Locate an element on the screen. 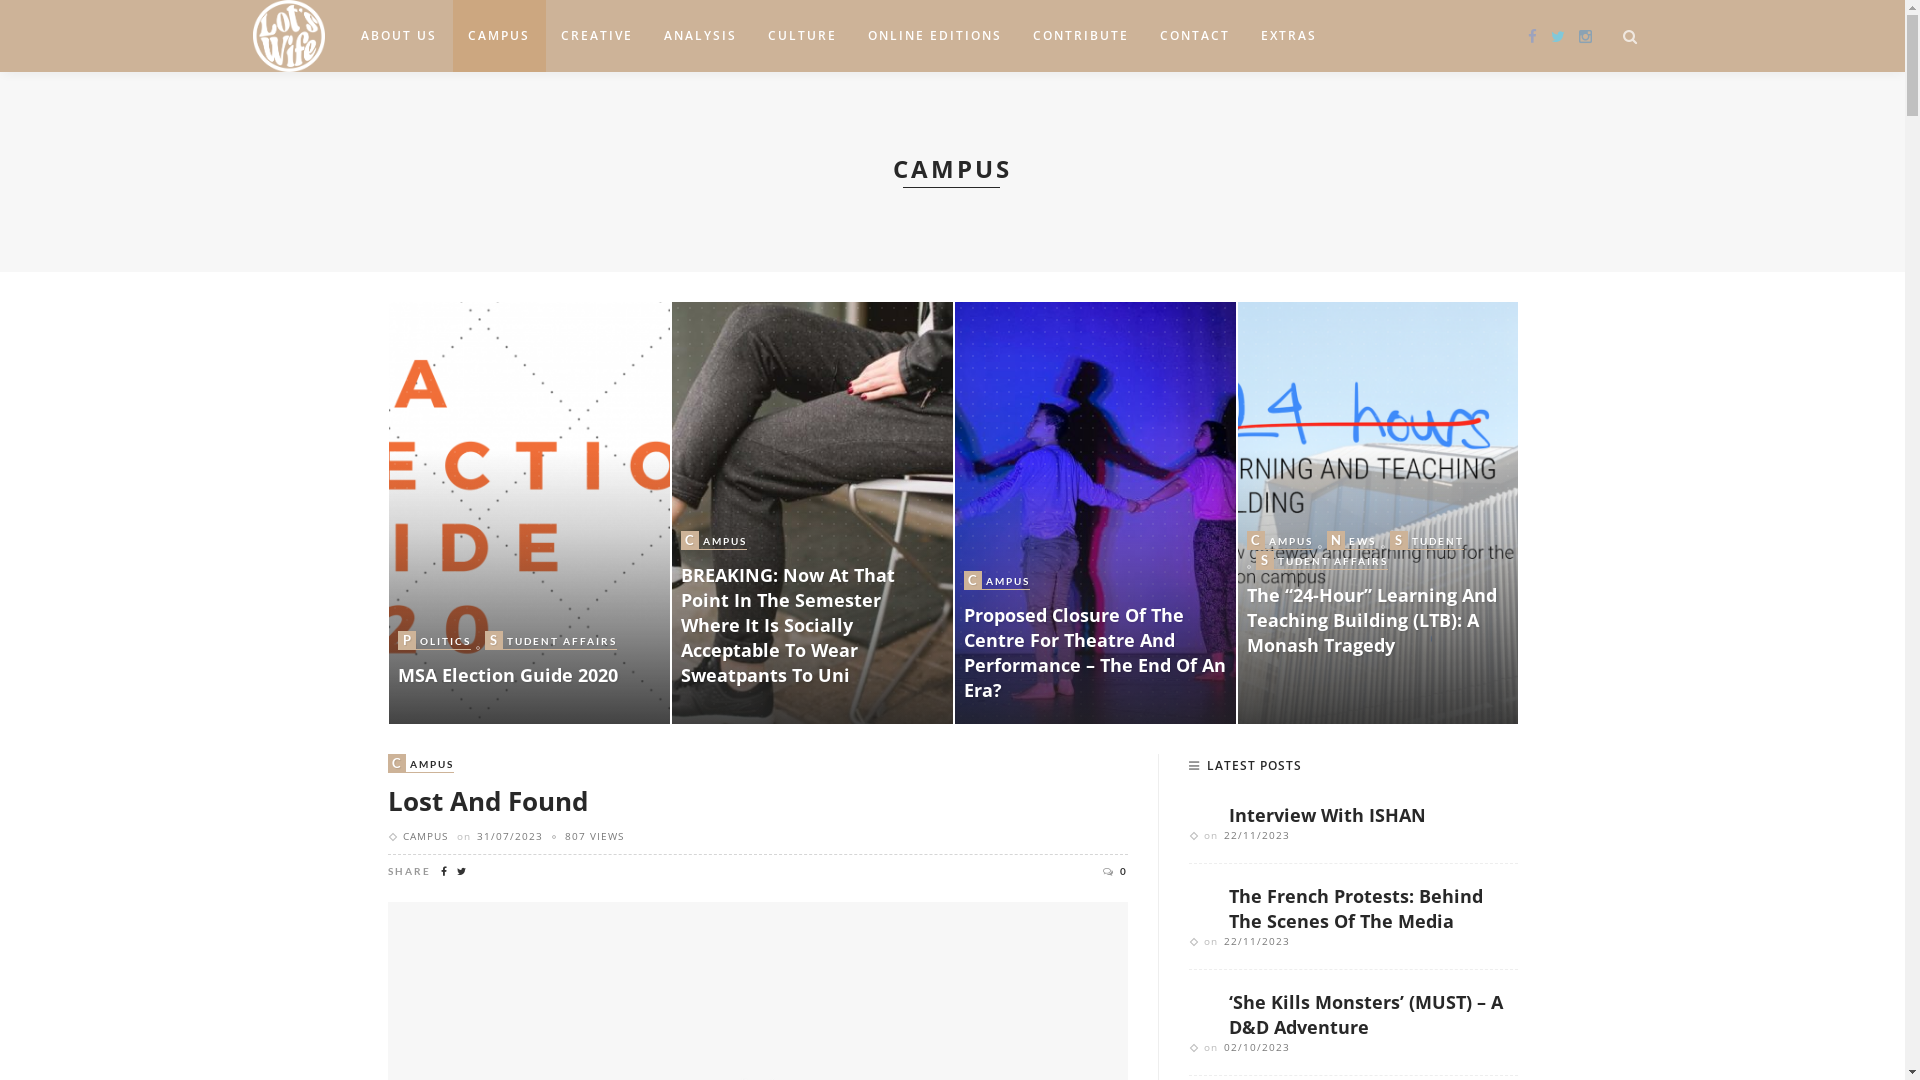 The height and width of the screenshot is (1080, 1920). 'ABOUT US' is located at coordinates (398, 35).